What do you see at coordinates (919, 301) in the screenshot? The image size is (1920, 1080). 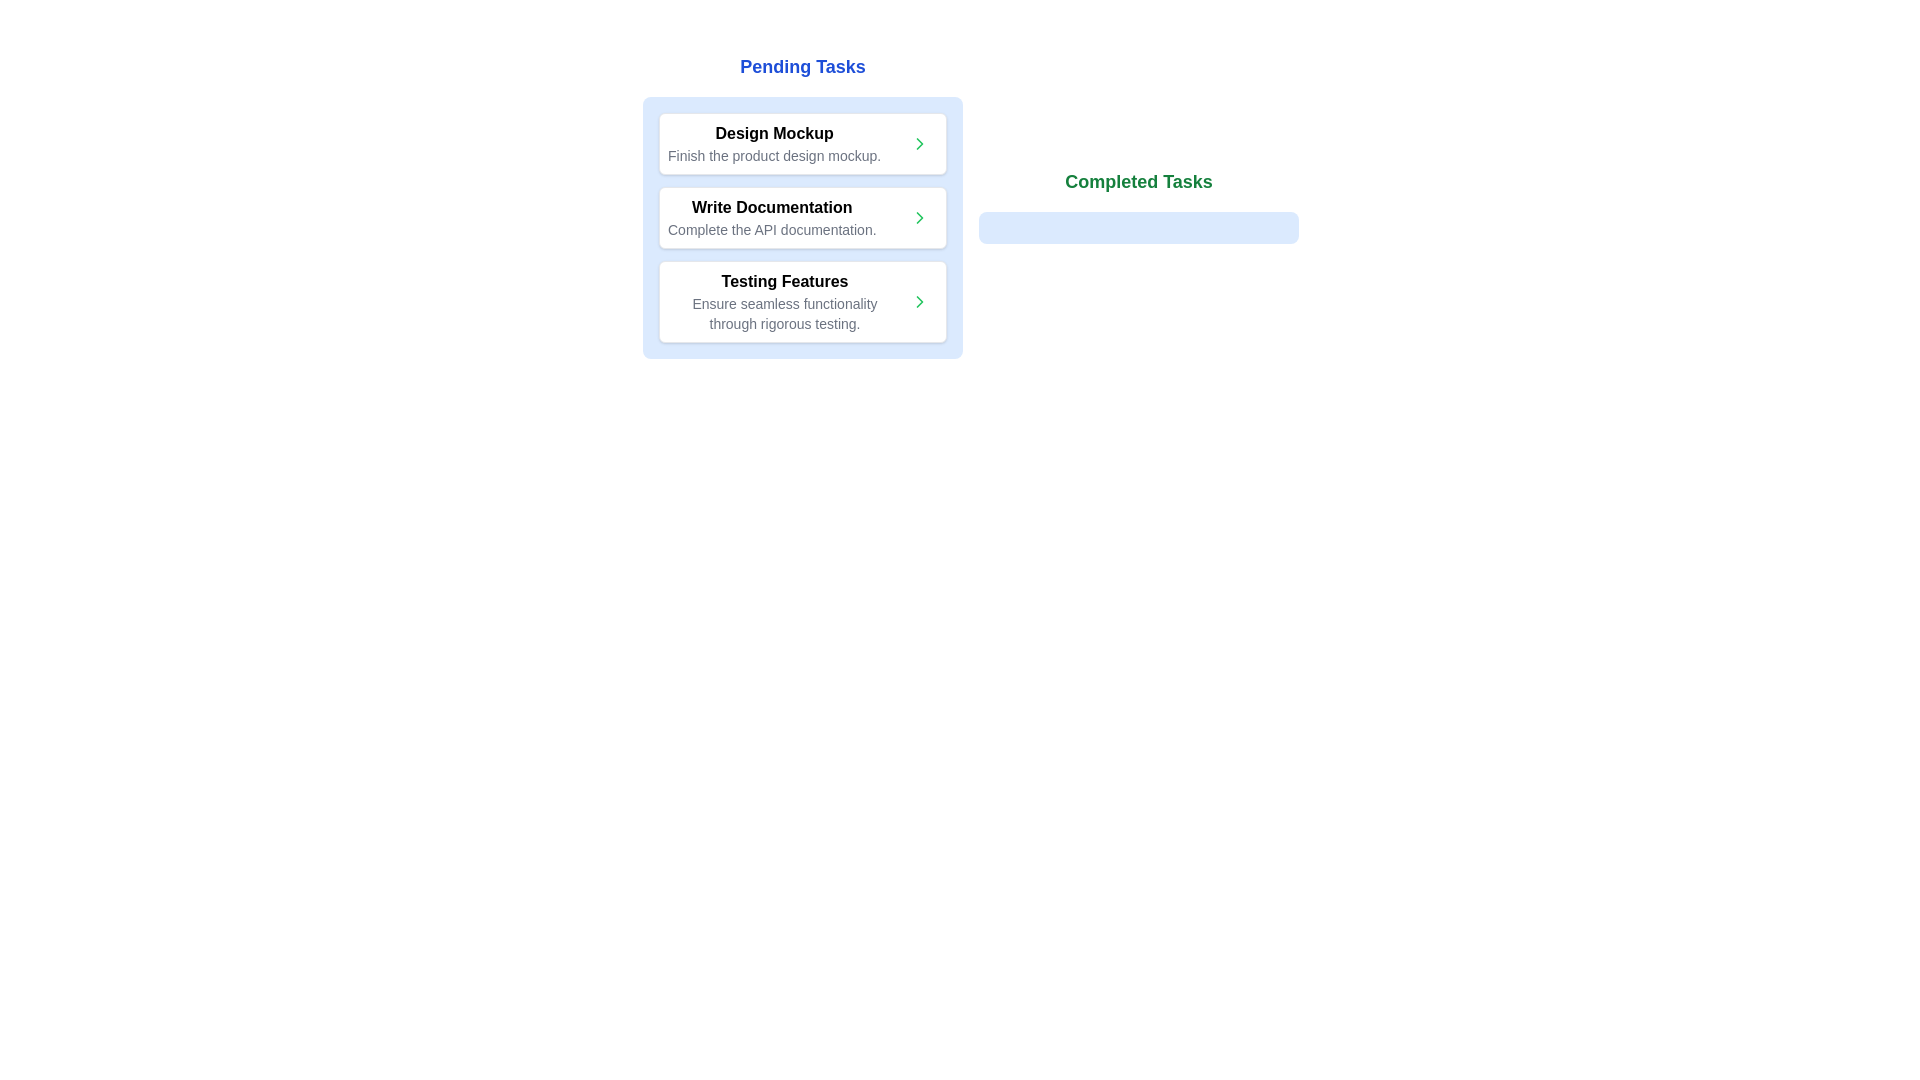 I see `green button with the right arrow icon next to the task 'Testing Features' in the pending tasks list` at bounding box center [919, 301].